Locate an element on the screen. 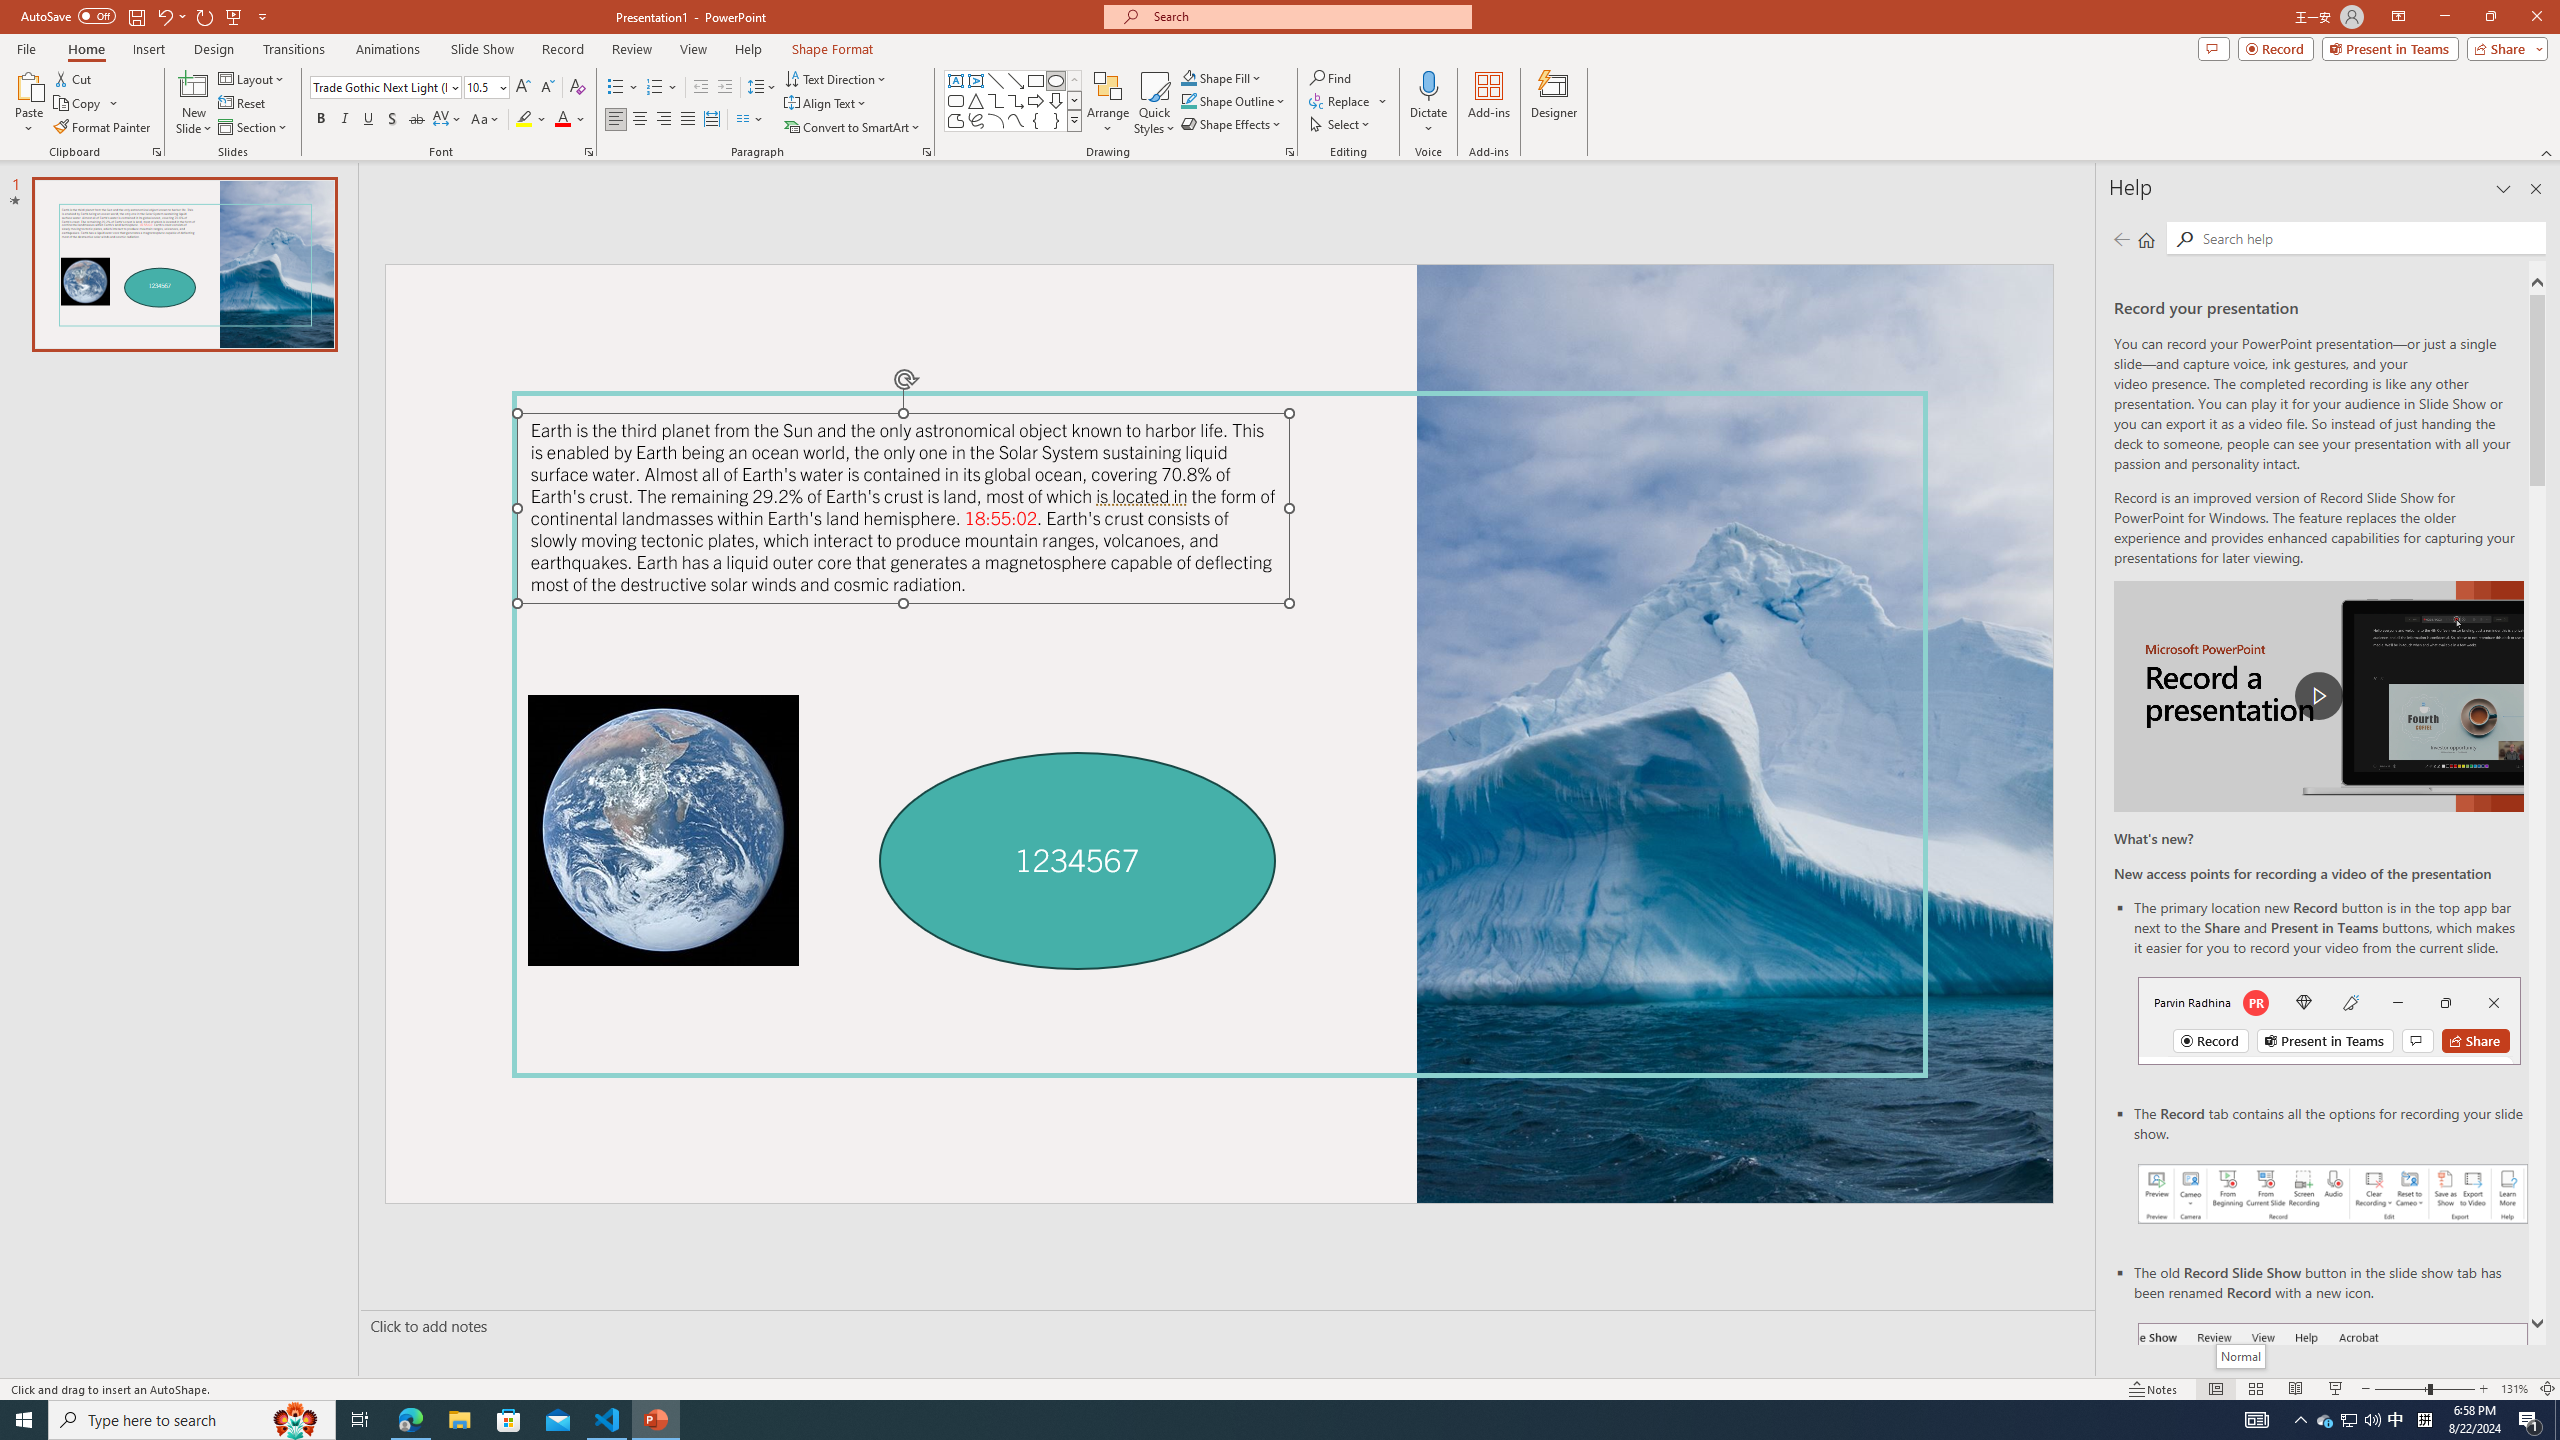 The image size is (2560, 1440). 'Zoom 131%' is located at coordinates (2515, 1389).